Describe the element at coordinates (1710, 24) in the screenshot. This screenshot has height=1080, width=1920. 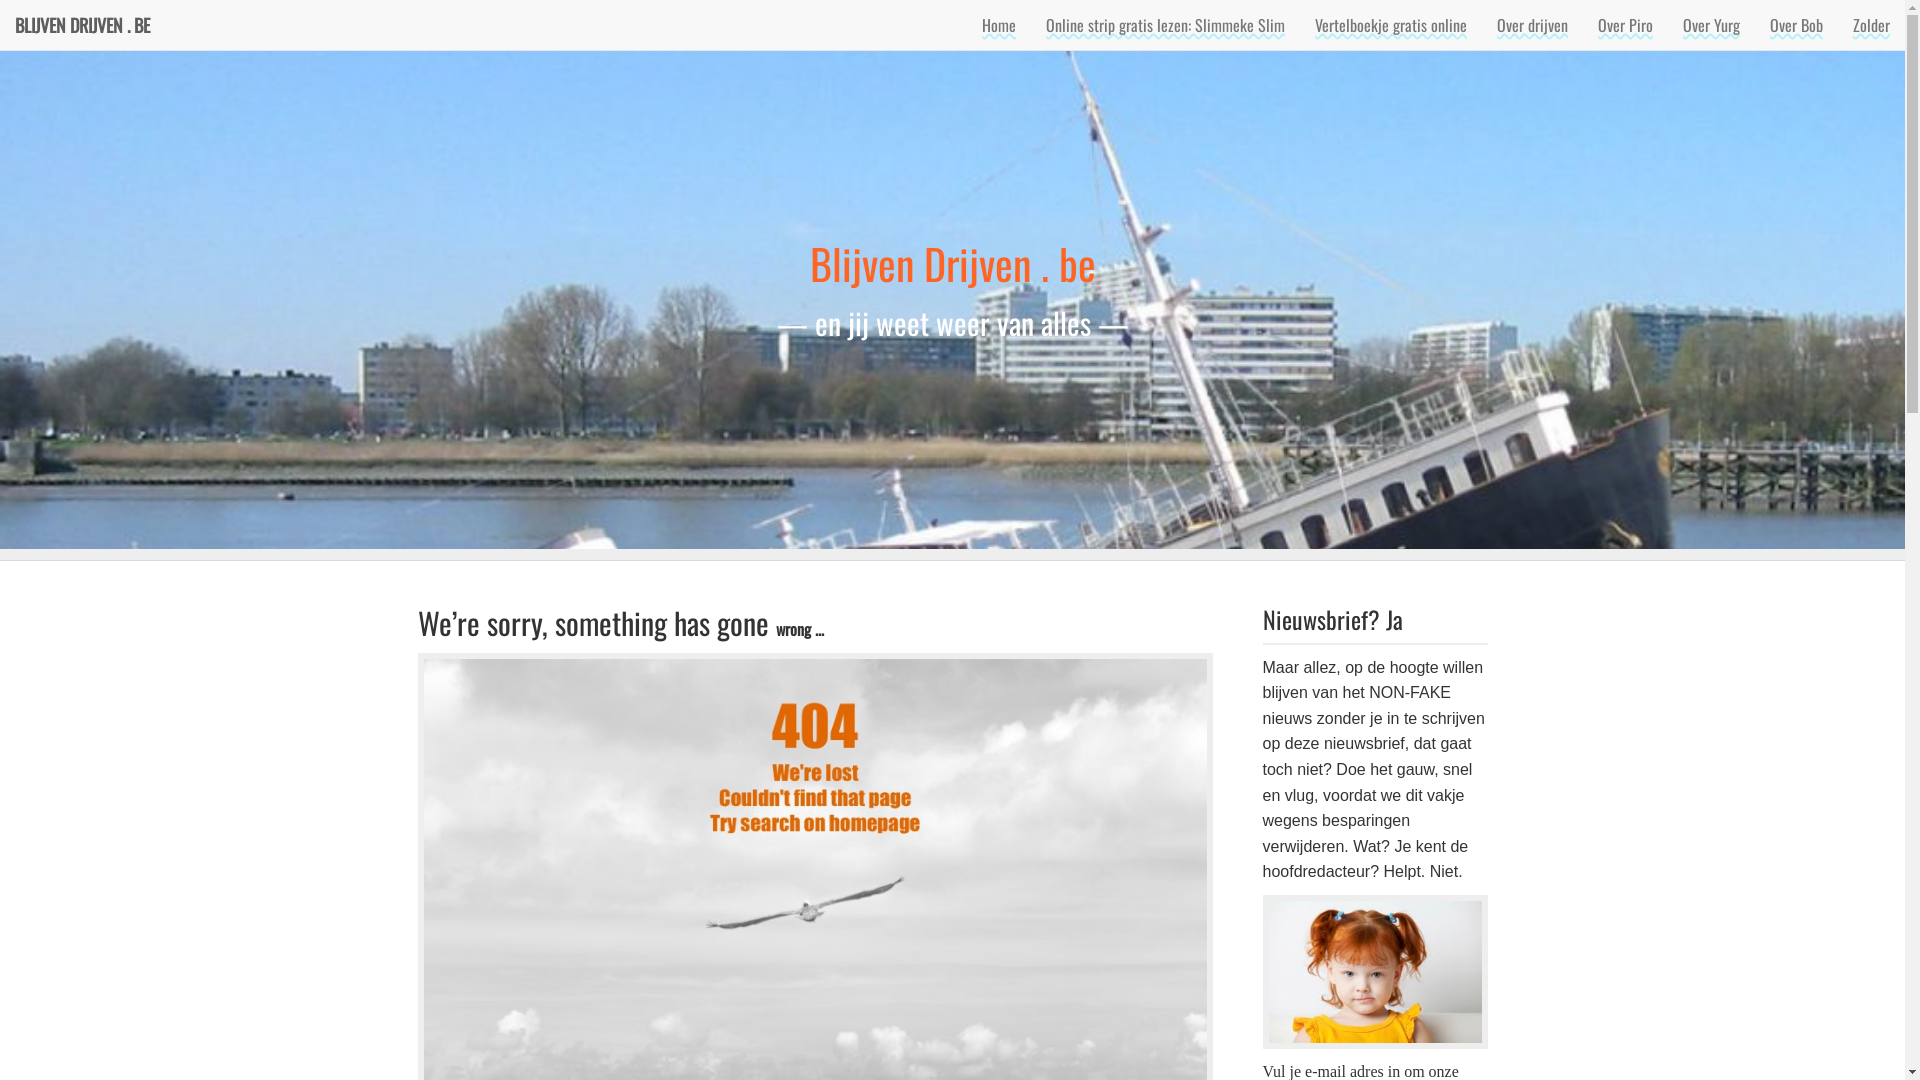
I see `'Over Yurg'` at that location.